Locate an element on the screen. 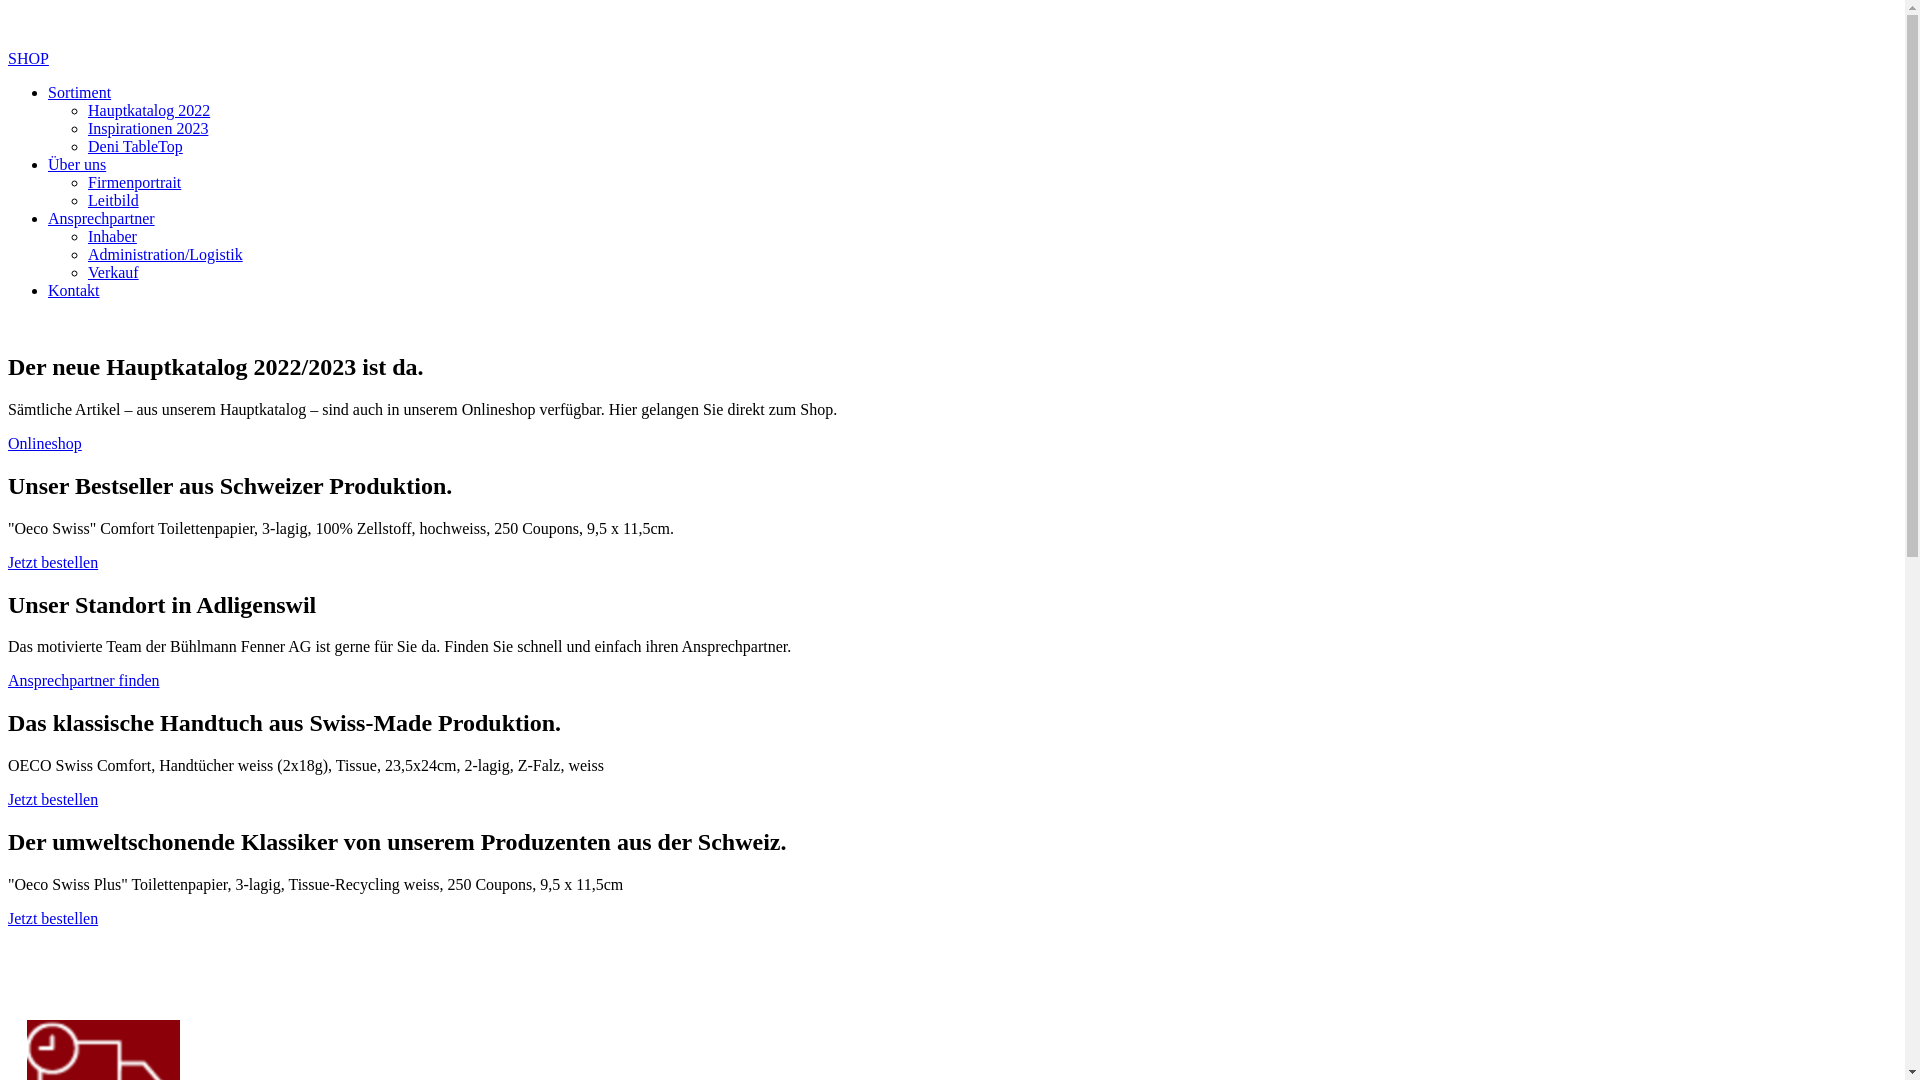 The height and width of the screenshot is (1080, 1920). 'Firmenportrait' is located at coordinates (133, 182).